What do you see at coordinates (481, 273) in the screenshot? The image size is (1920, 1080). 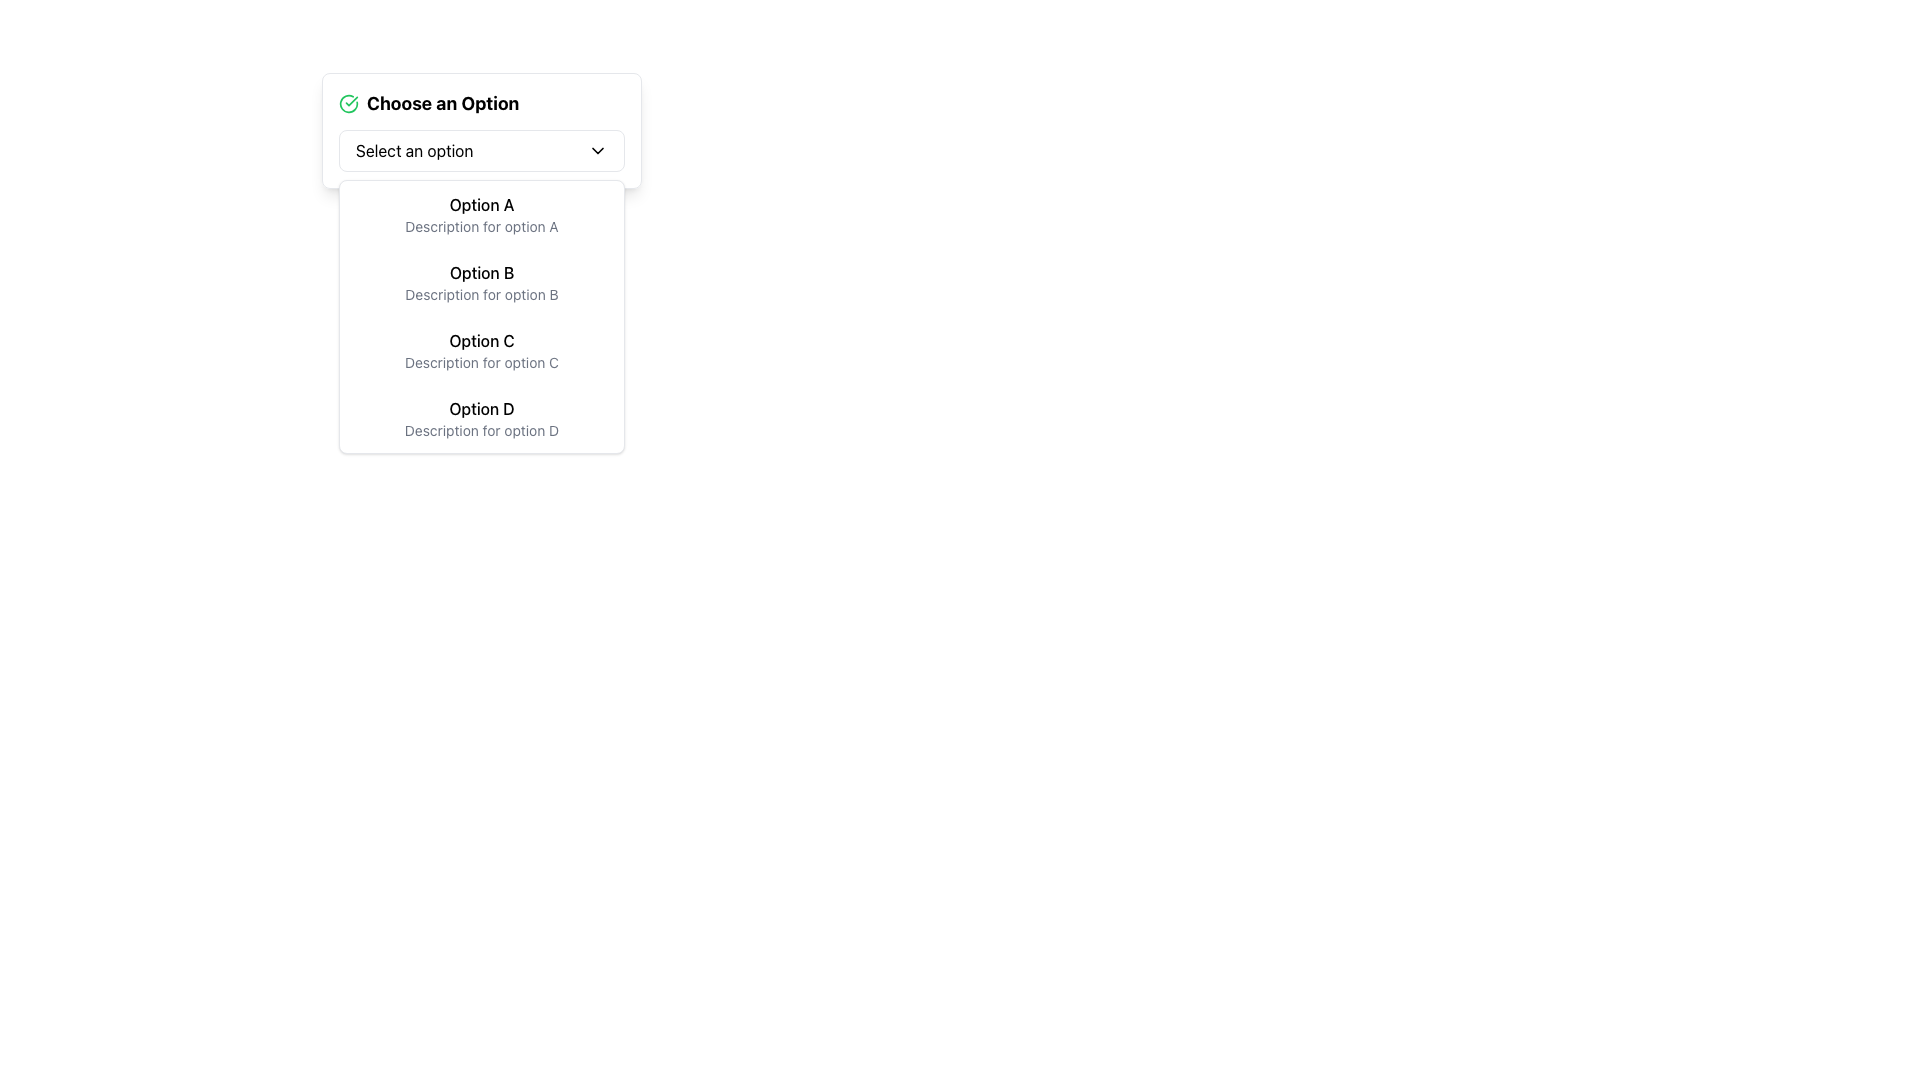 I see `the 'Option B' title text label in the dropdown menu` at bounding box center [481, 273].